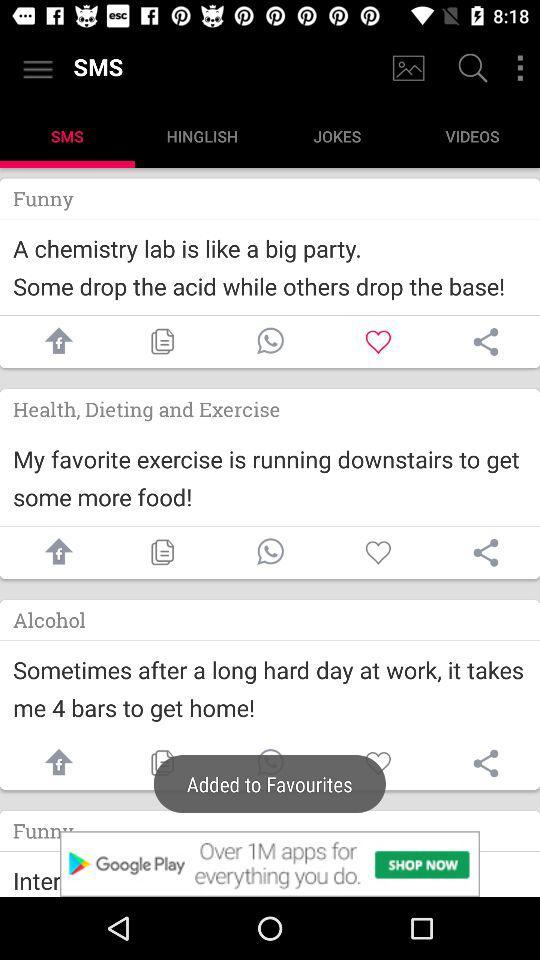  Describe the element at coordinates (520, 68) in the screenshot. I see `menu page` at that location.